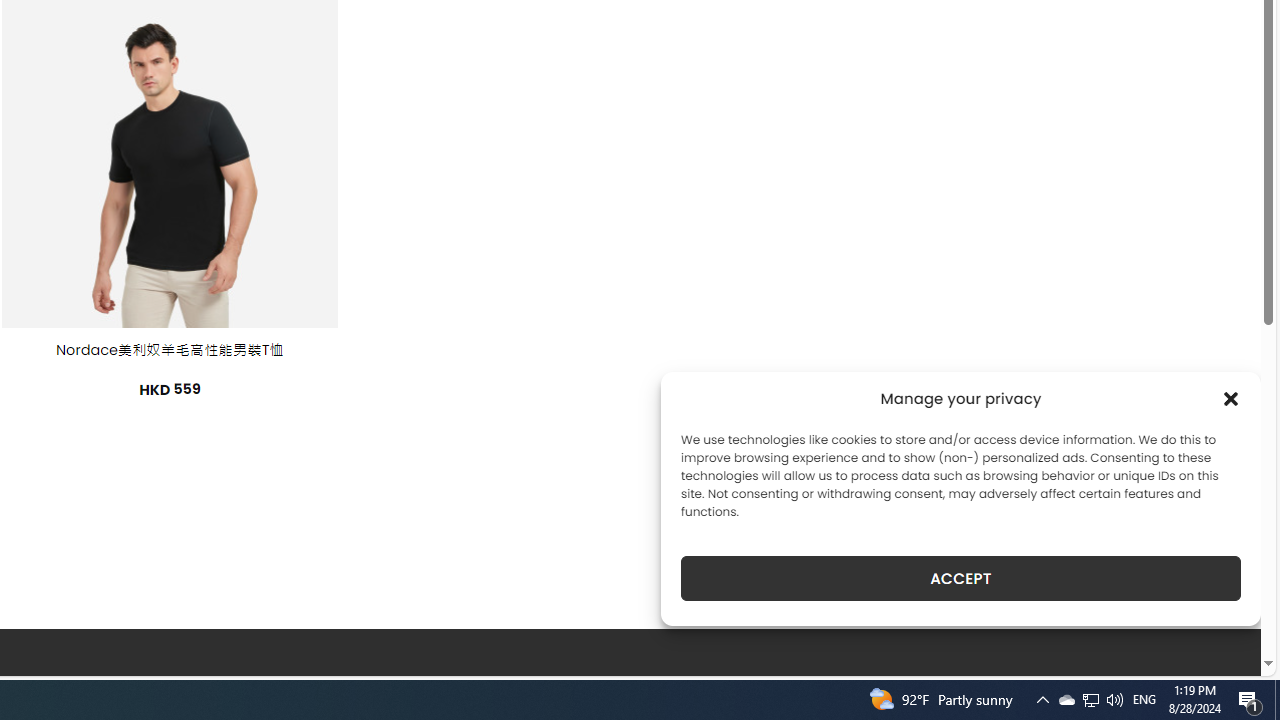 The height and width of the screenshot is (720, 1280). Describe the element at coordinates (1219, 648) in the screenshot. I see `'Go to top'` at that location.